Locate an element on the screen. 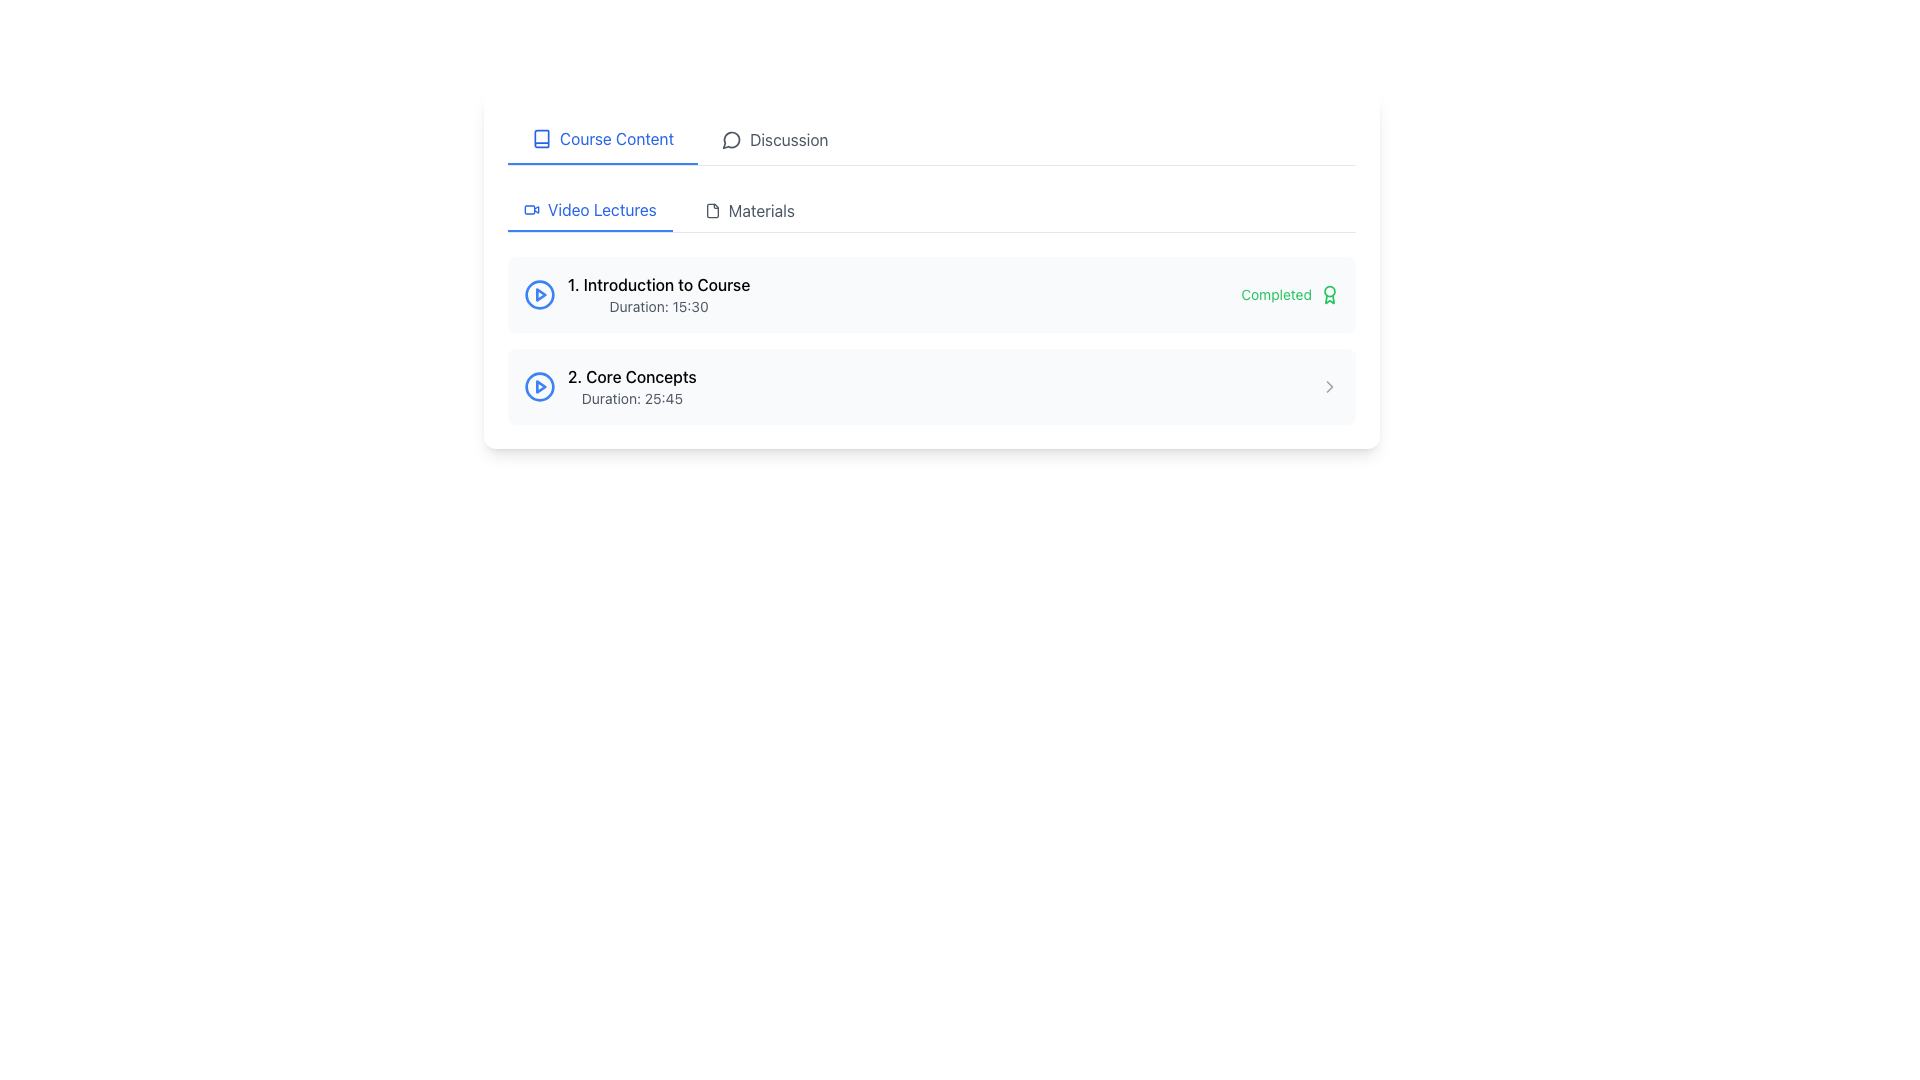 This screenshot has height=1080, width=1920. the Tab Navigation Button is located at coordinates (773, 138).